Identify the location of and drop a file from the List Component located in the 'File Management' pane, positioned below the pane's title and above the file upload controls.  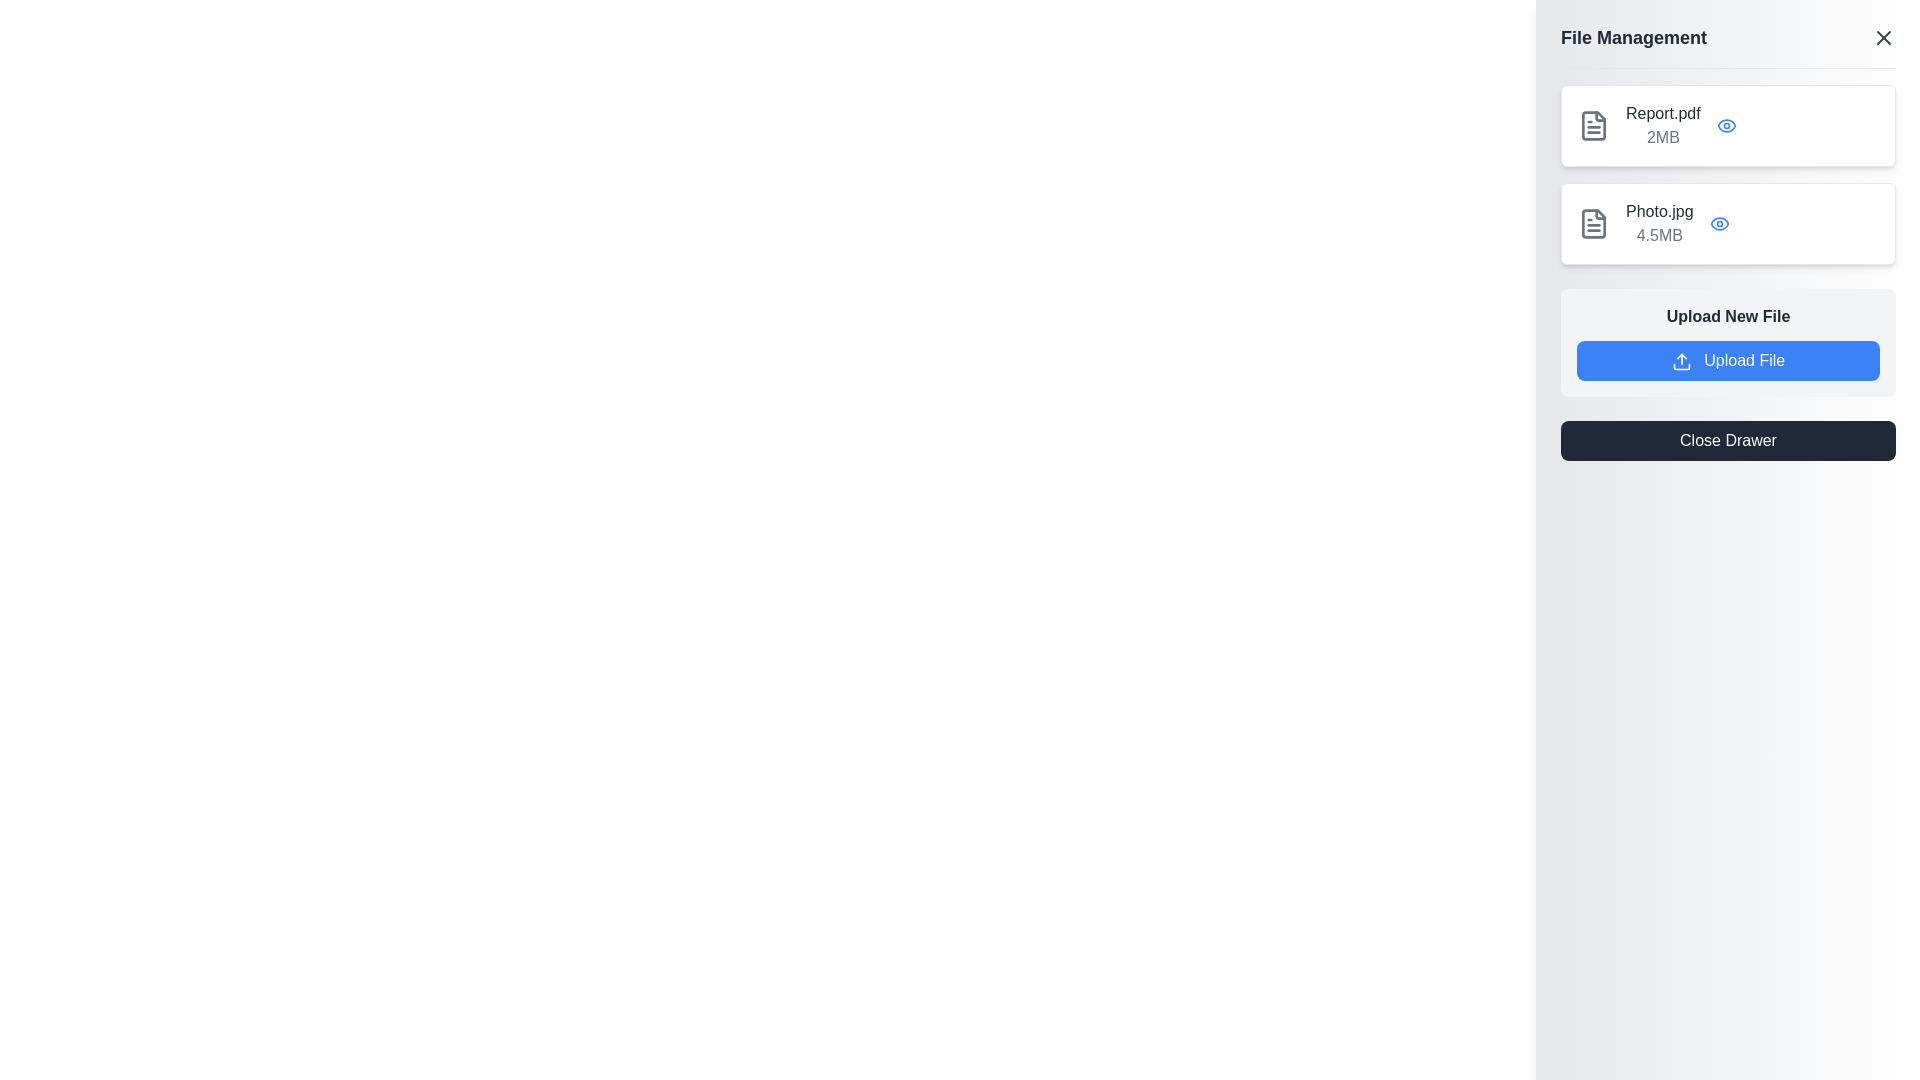
(1727, 173).